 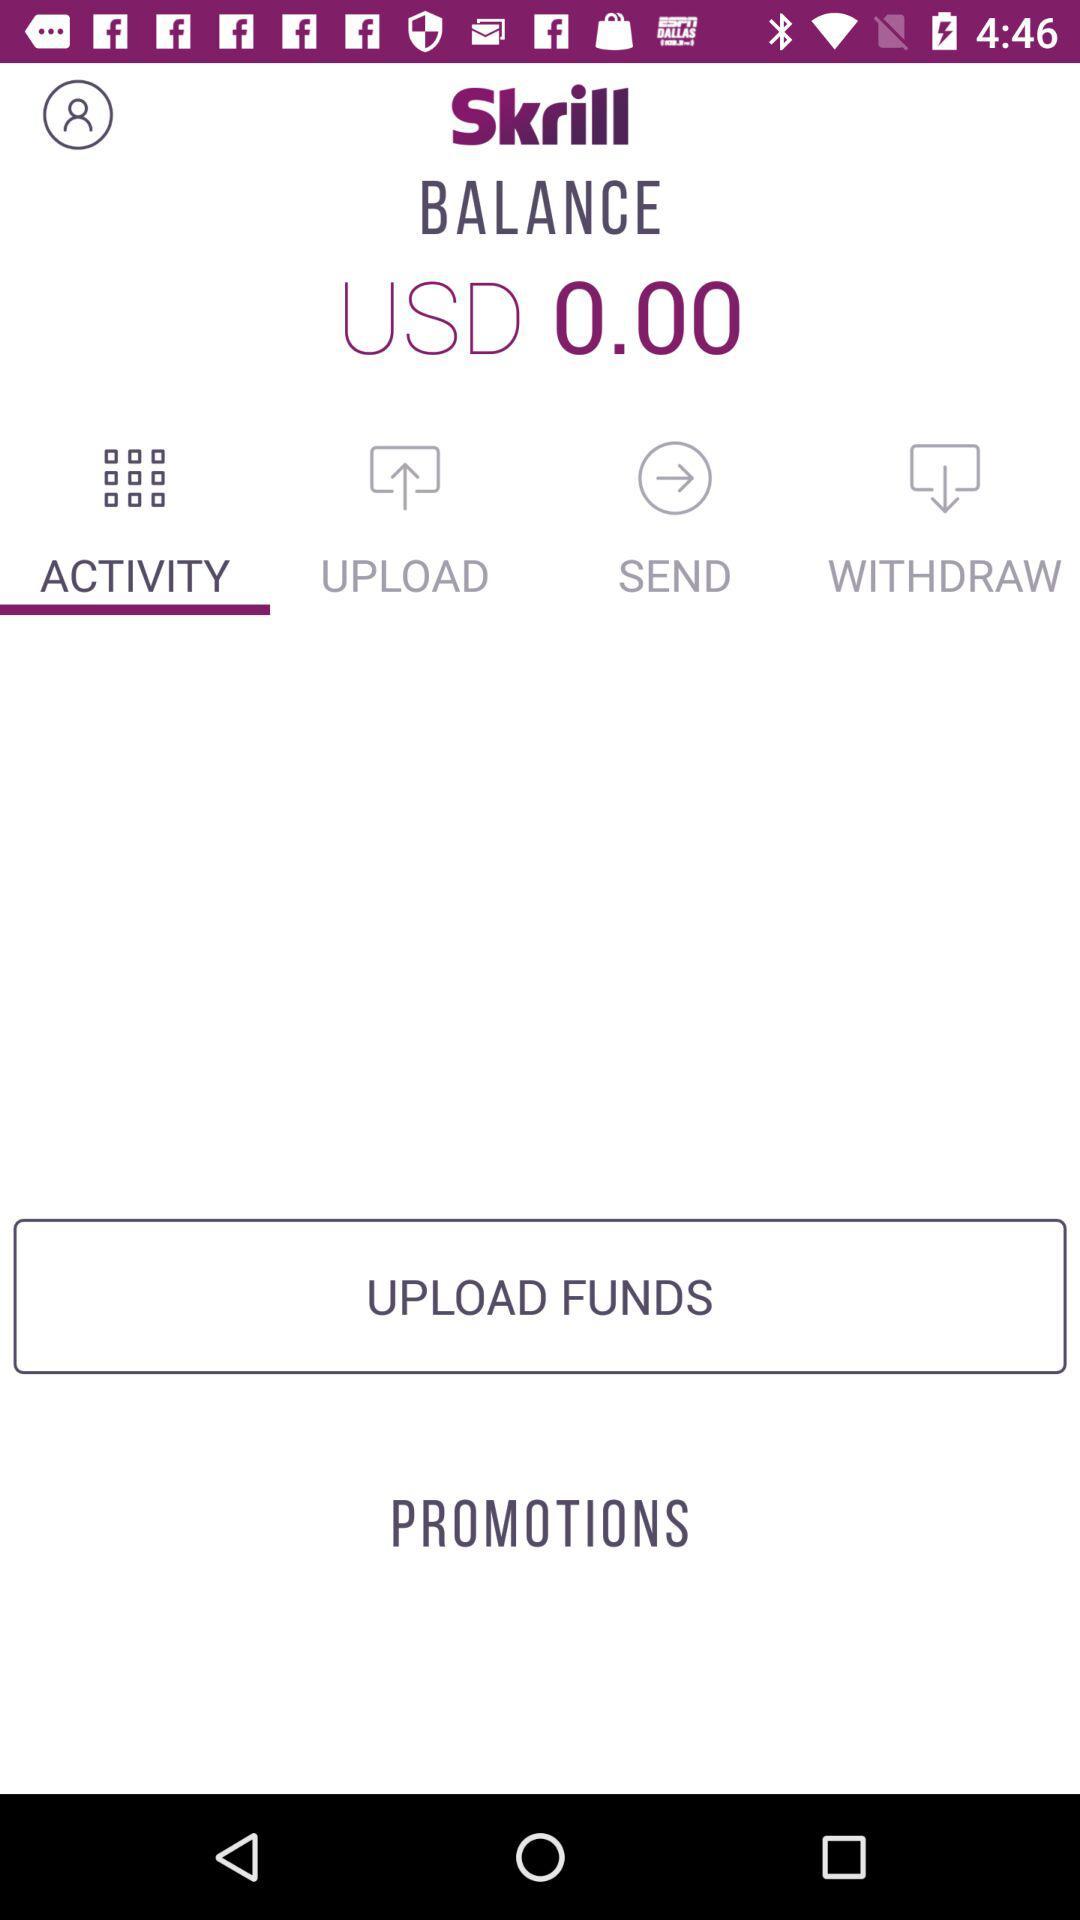 What do you see at coordinates (405, 477) in the screenshot?
I see `click upload` at bounding box center [405, 477].